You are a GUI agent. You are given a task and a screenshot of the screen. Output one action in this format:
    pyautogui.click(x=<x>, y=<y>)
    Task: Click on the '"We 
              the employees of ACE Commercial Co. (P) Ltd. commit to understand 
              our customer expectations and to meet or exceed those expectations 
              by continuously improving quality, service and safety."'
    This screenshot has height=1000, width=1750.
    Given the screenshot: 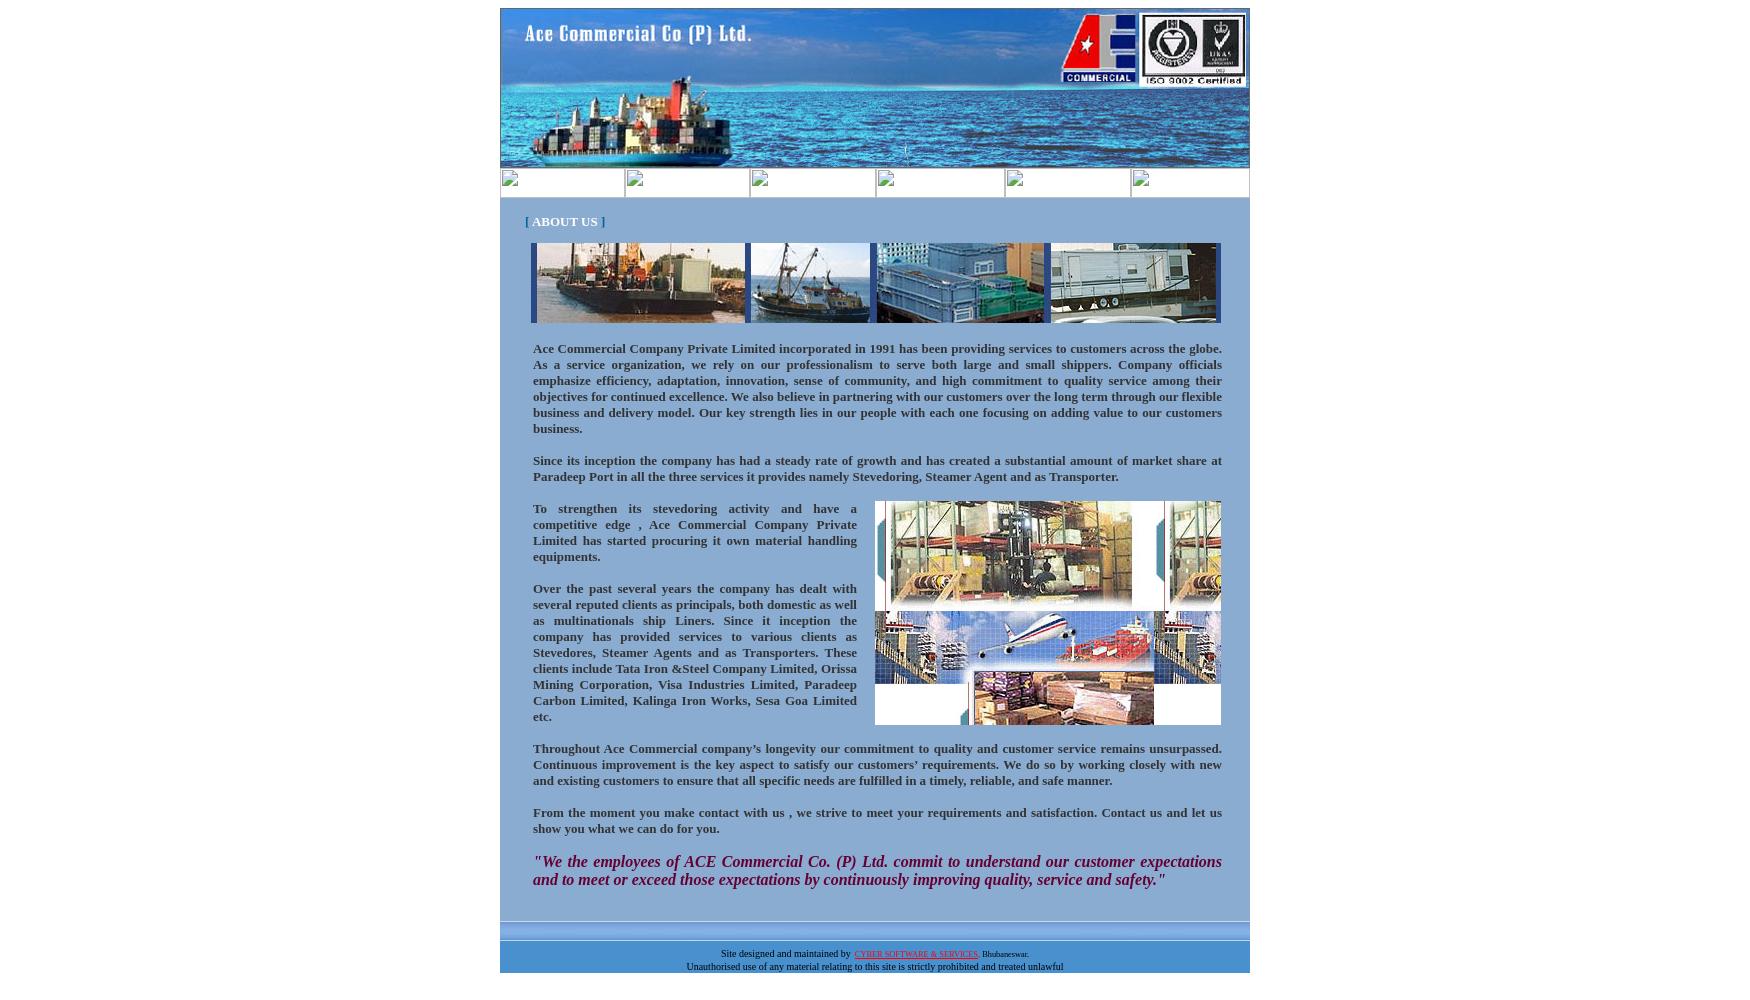 What is the action you would take?
    pyautogui.click(x=876, y=869)
    